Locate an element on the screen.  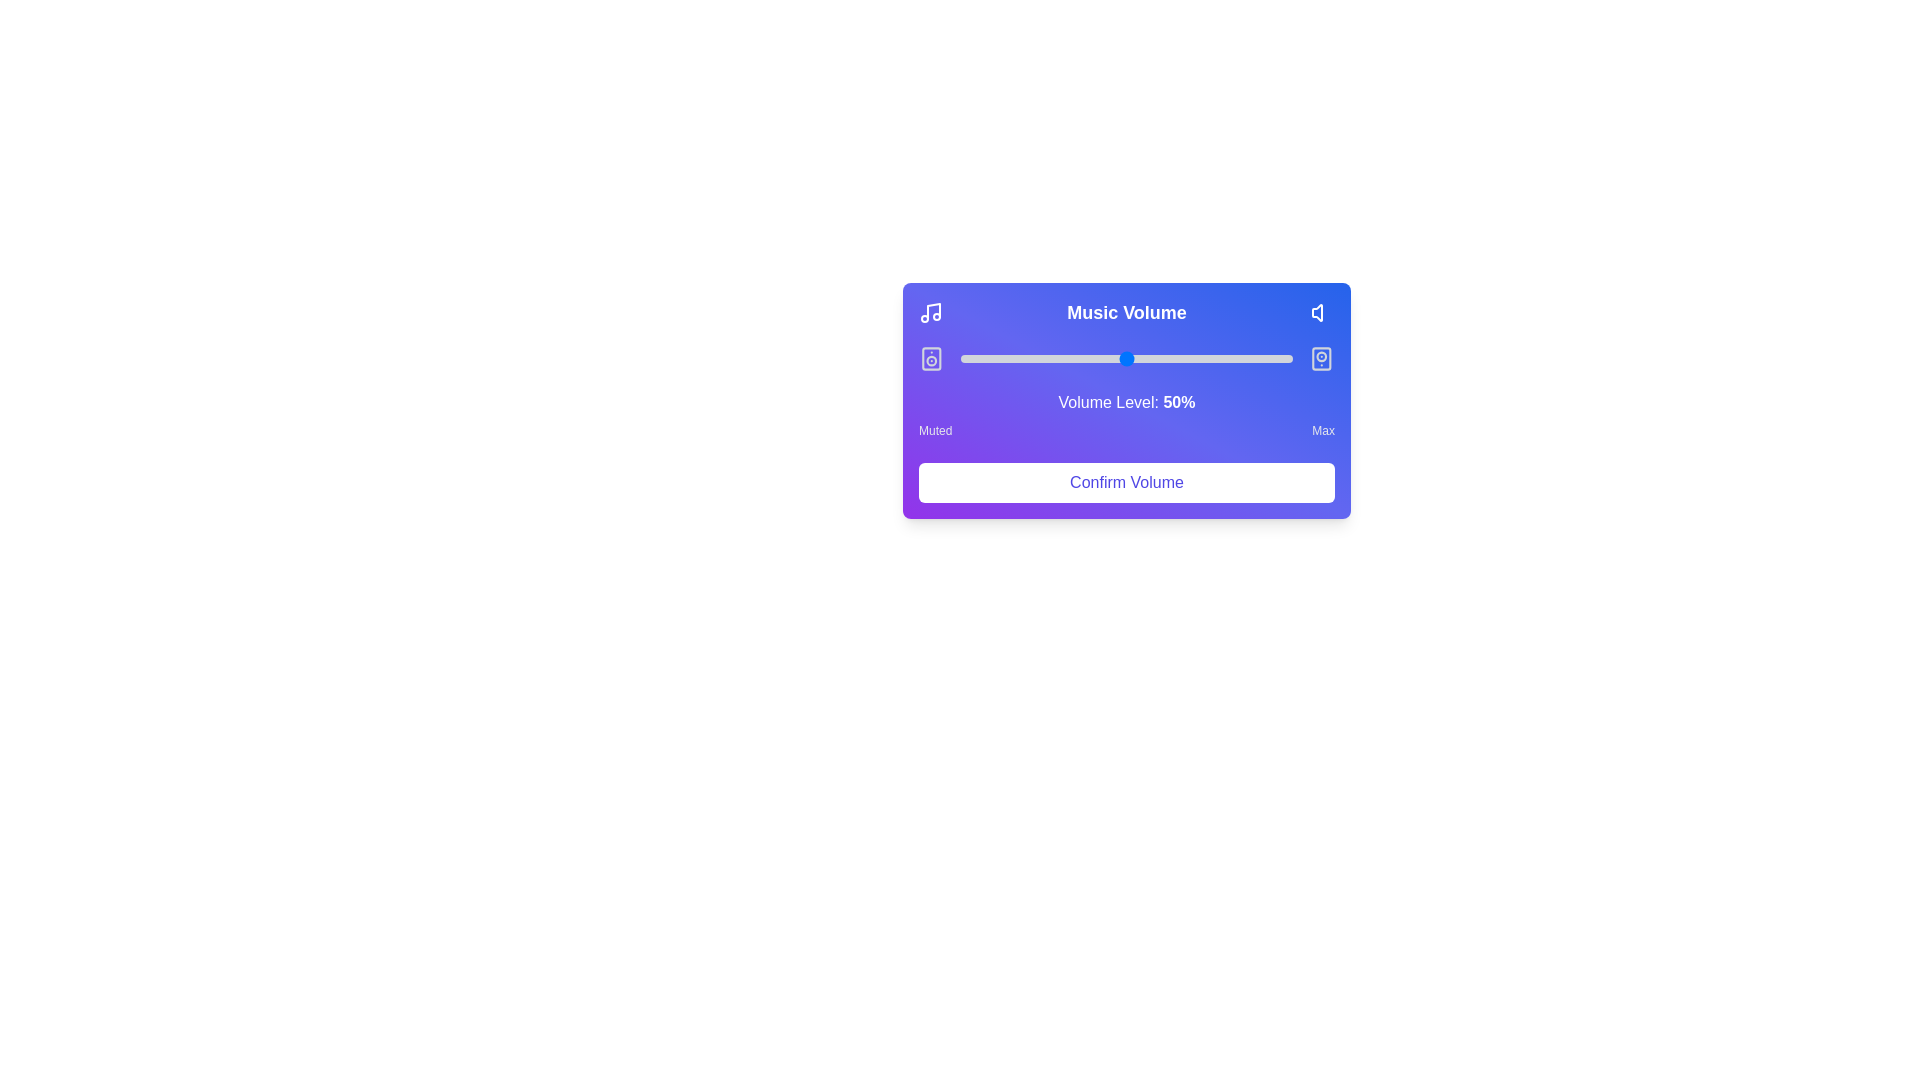
'Confirm Volume' button to confirm the selected volume is located at coordinates (1127, 482).